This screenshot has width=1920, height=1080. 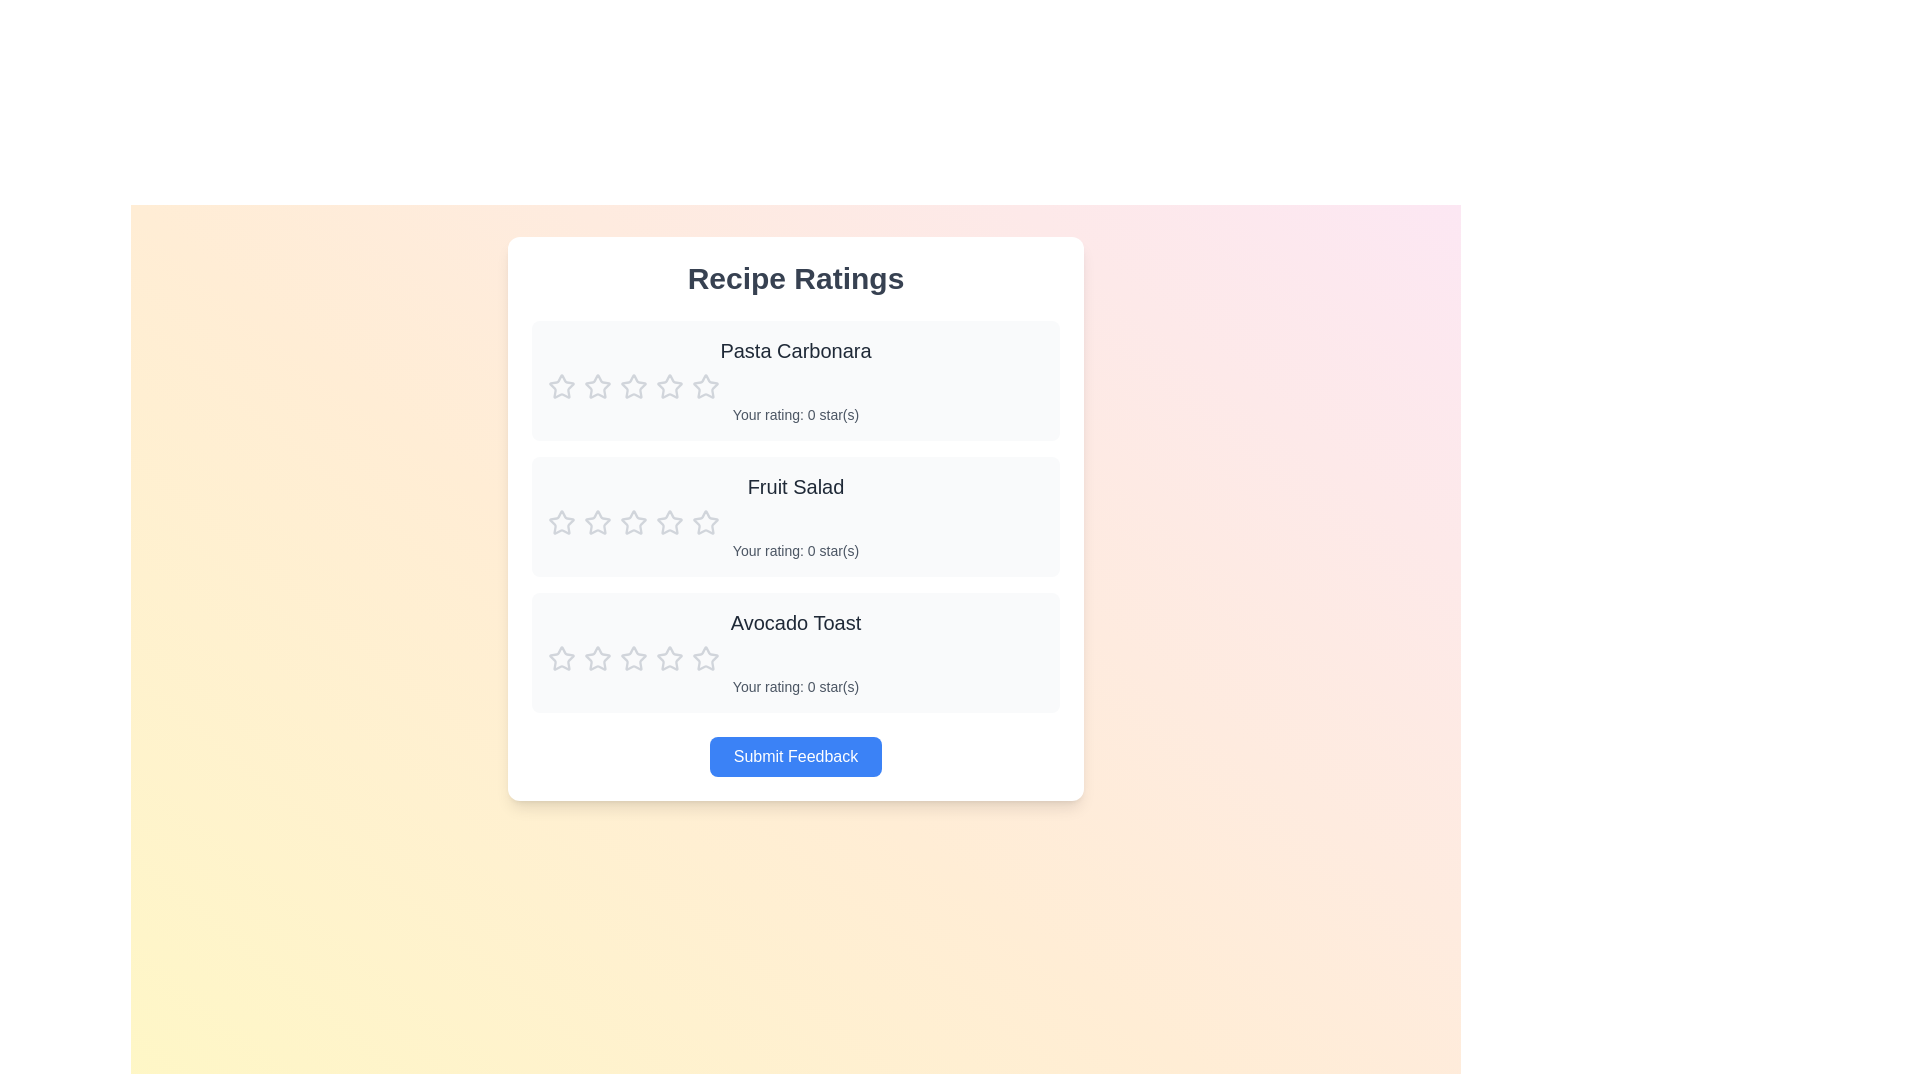 What do you see at coordinates (632, 521) in the screenshot?
I see `the second star in the horizontal row of five stars for the 'Fruit Salad' rating` at bounding box center [632, 521].